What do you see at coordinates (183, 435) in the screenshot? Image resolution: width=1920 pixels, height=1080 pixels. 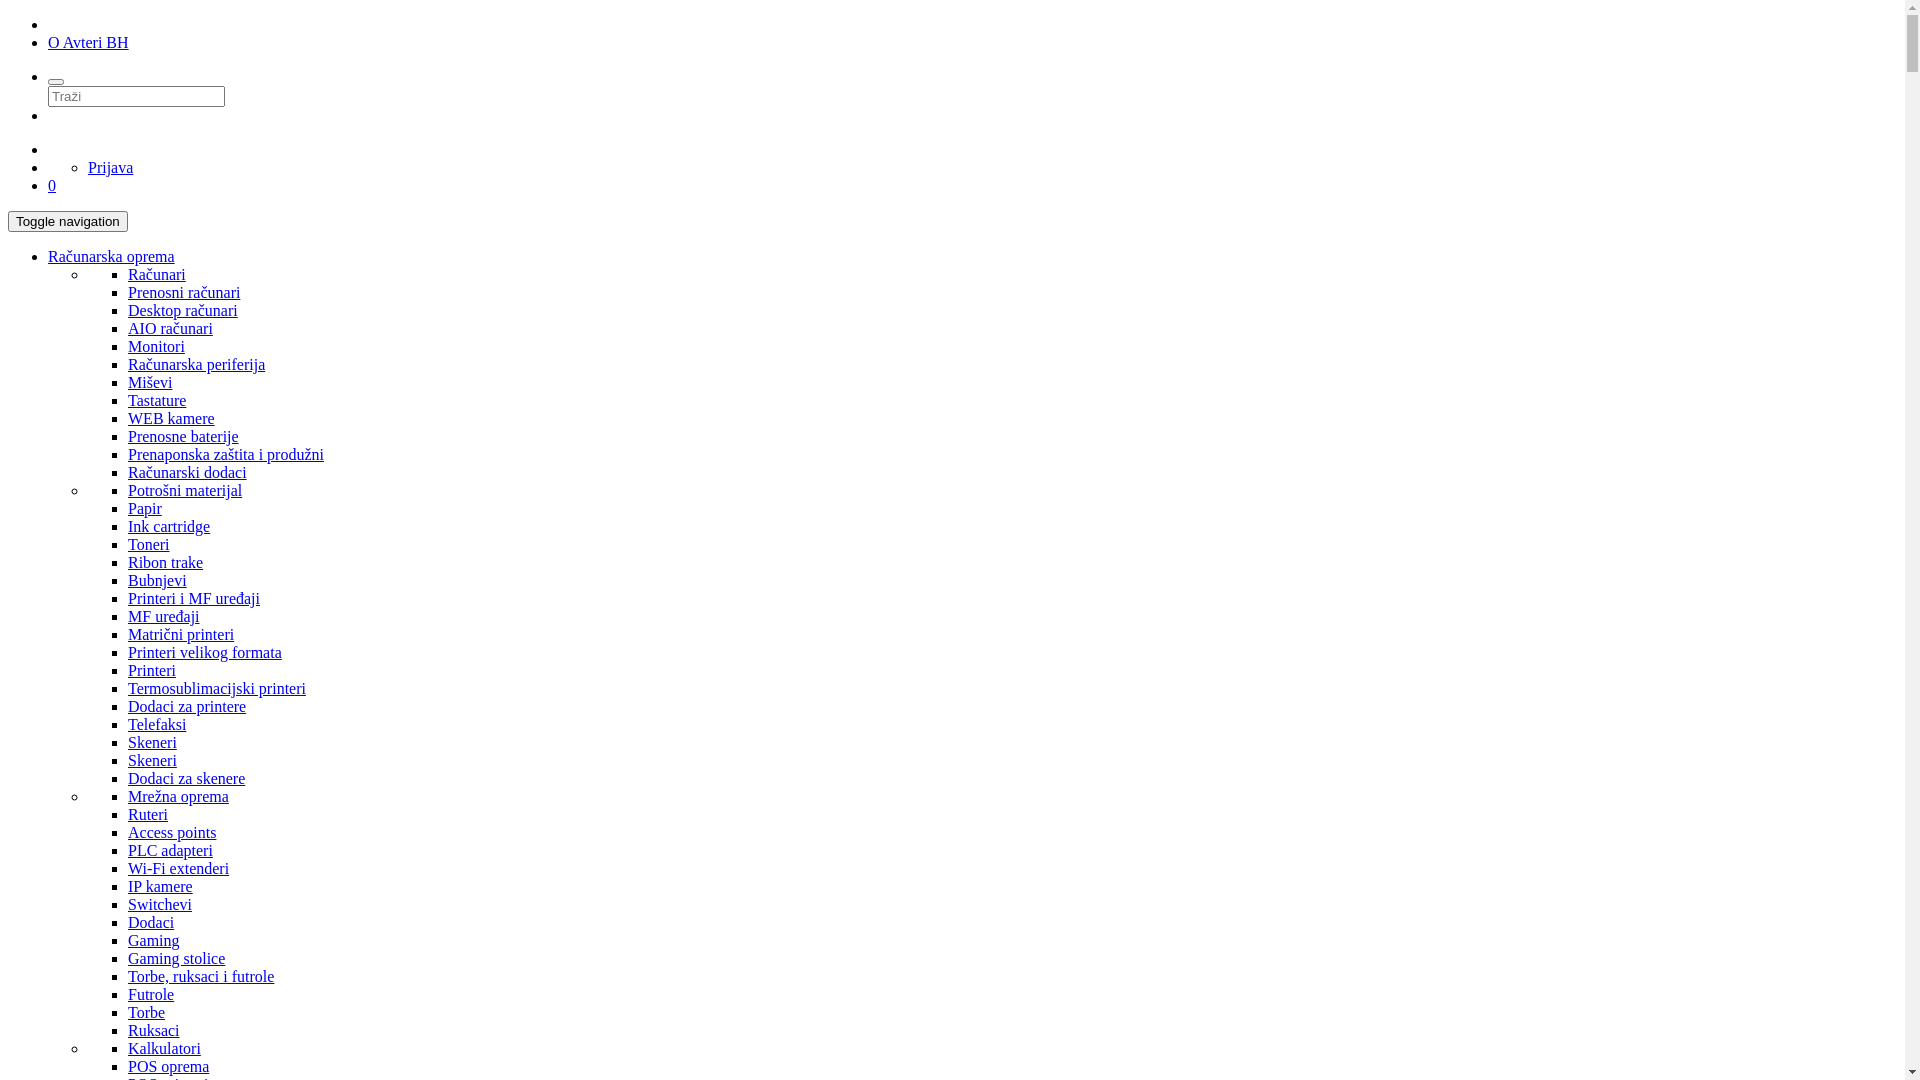 I see `'Prenosne baterije'` at bounding box center [183, 435].